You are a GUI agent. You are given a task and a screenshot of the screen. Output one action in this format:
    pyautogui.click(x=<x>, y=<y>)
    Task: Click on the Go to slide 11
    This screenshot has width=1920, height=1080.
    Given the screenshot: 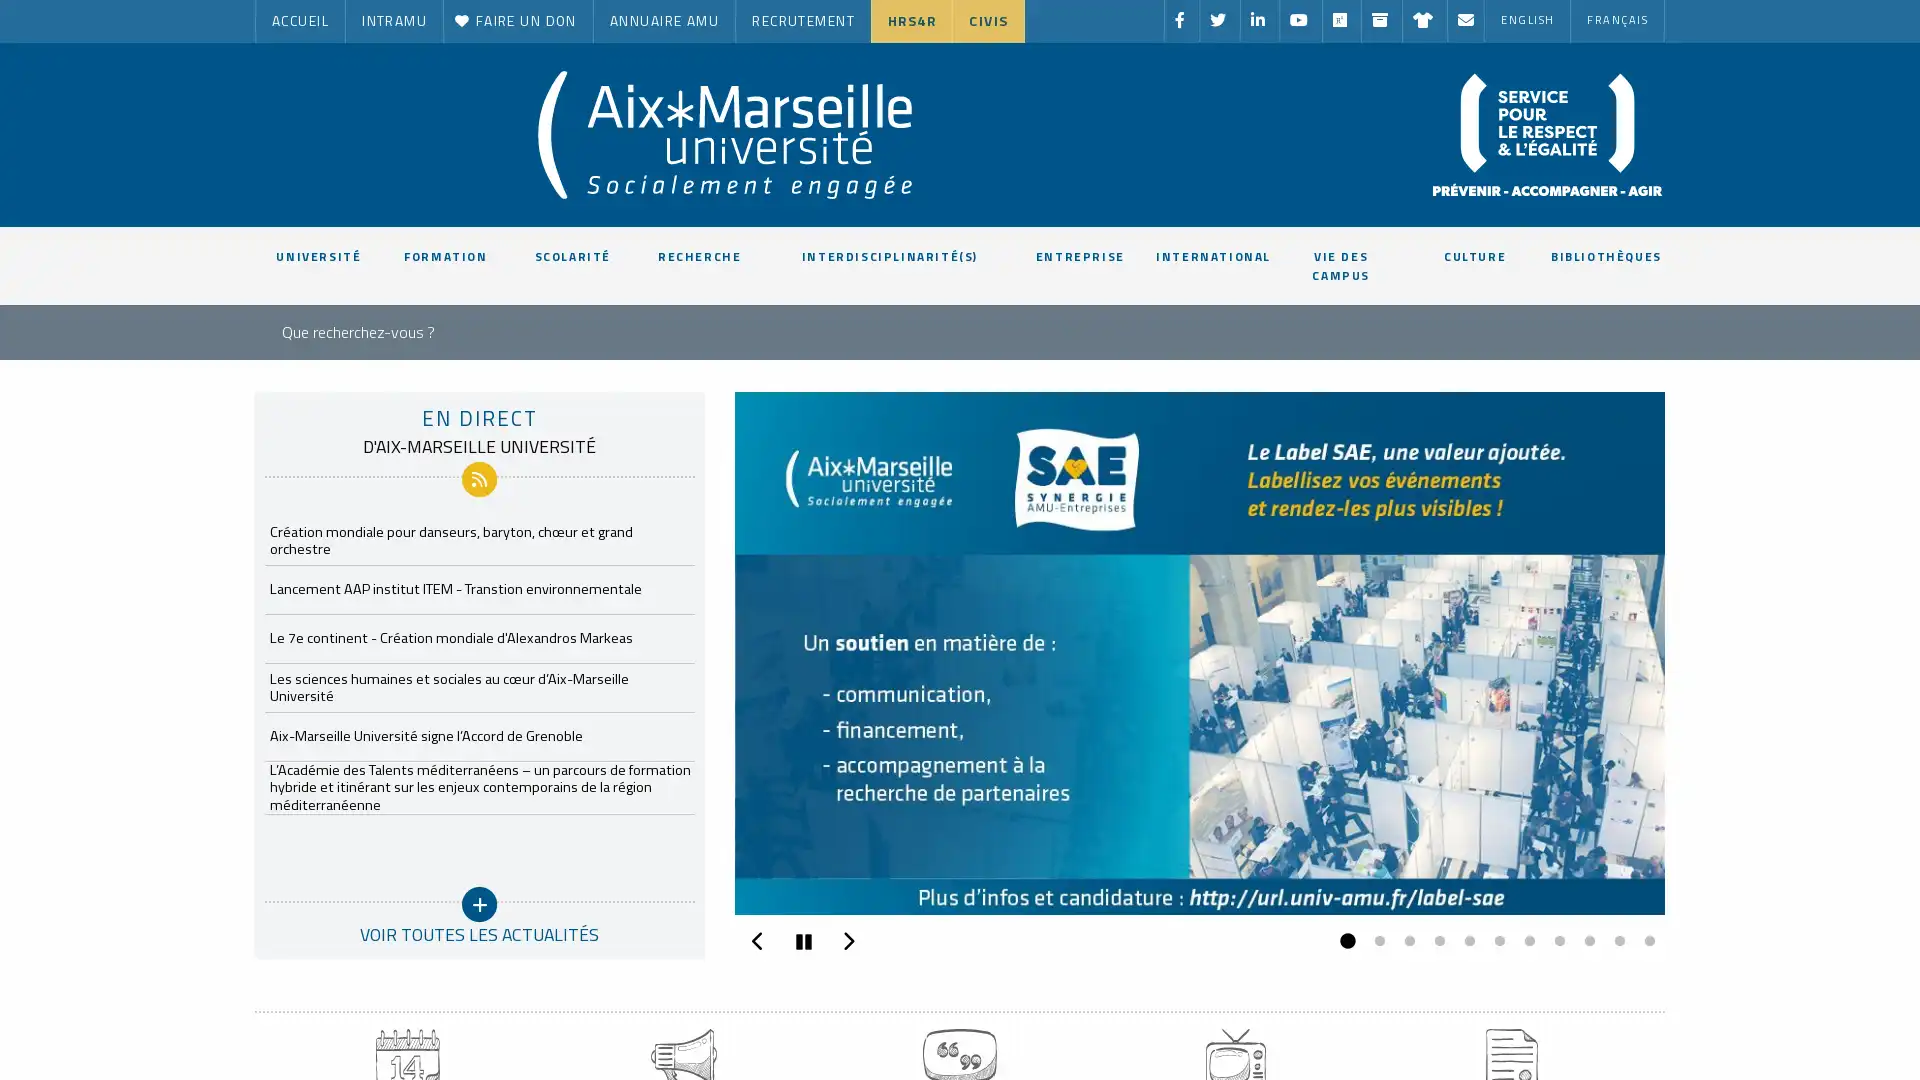 What is the action you would take?
    pyautogui.click(x=1645, y=941)
    